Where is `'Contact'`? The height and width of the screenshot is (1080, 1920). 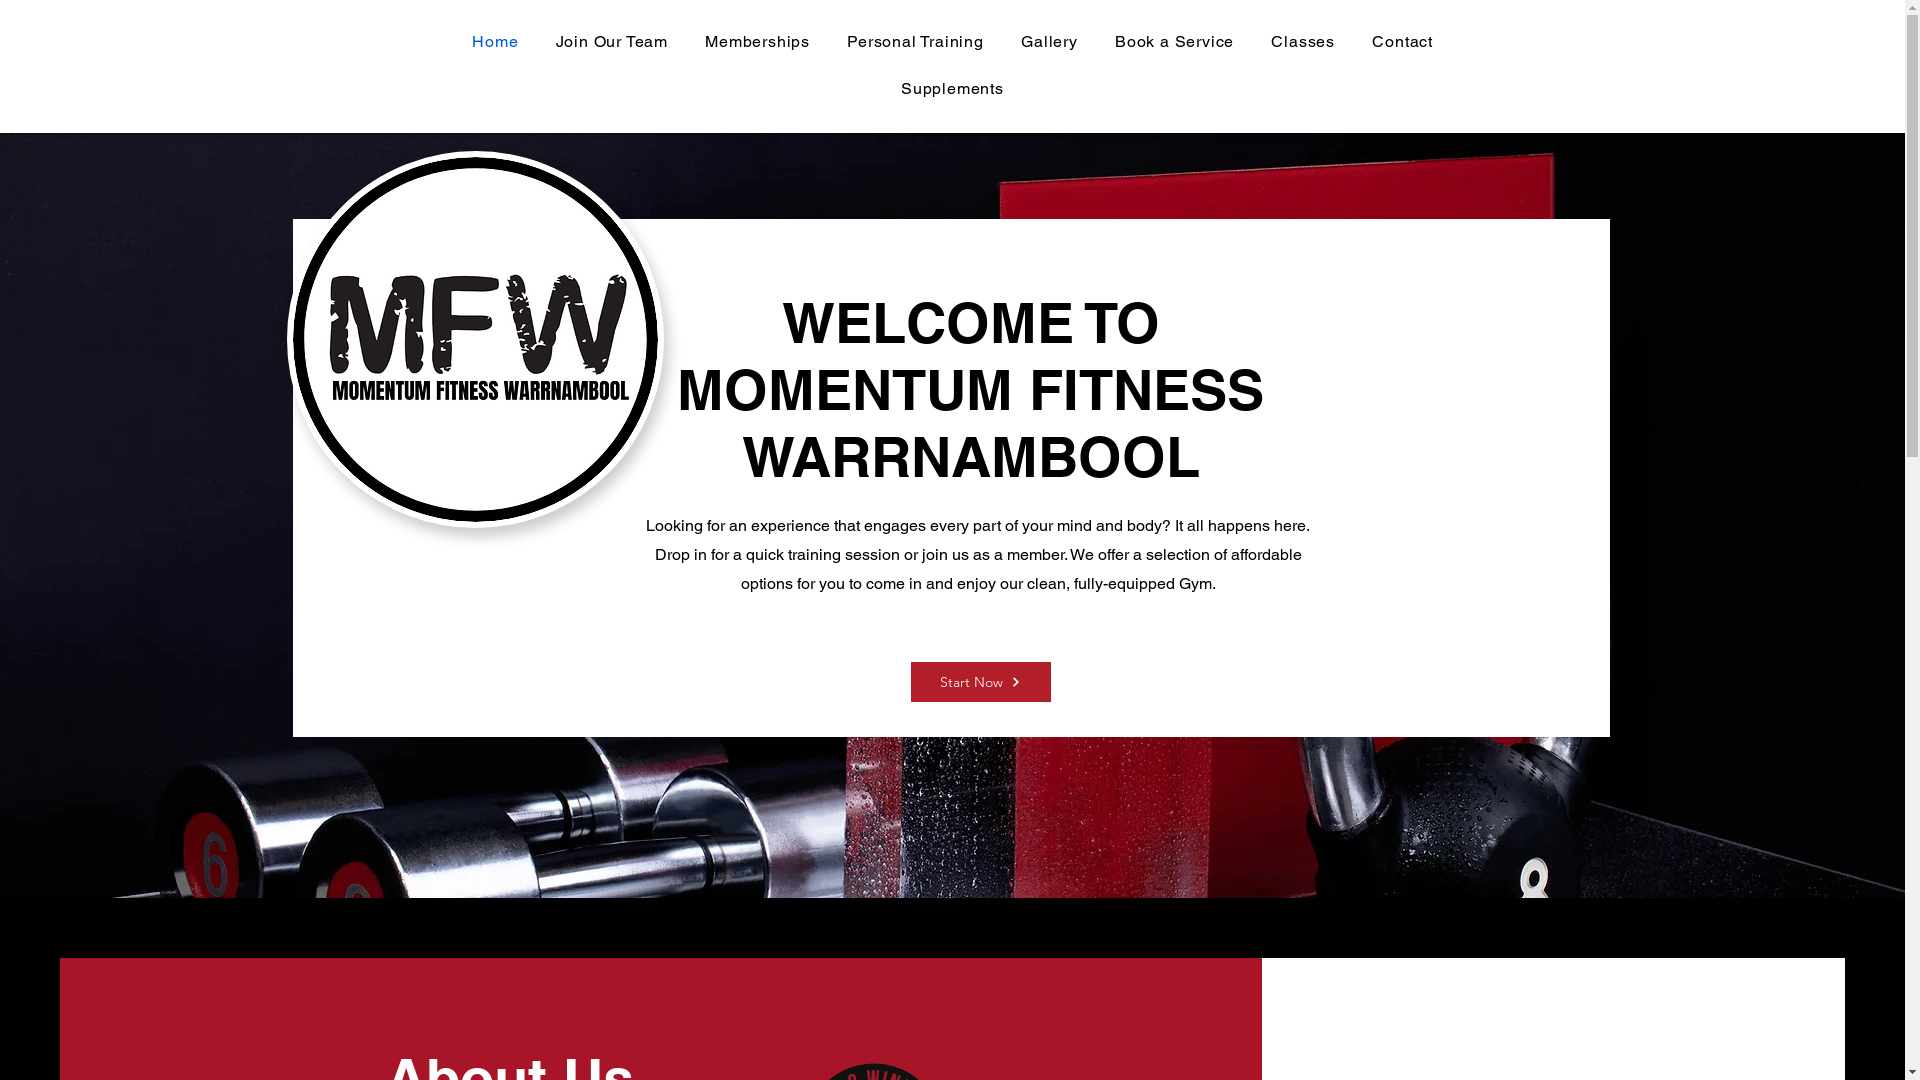
'Contact' is located at coordinates (1401, 41).